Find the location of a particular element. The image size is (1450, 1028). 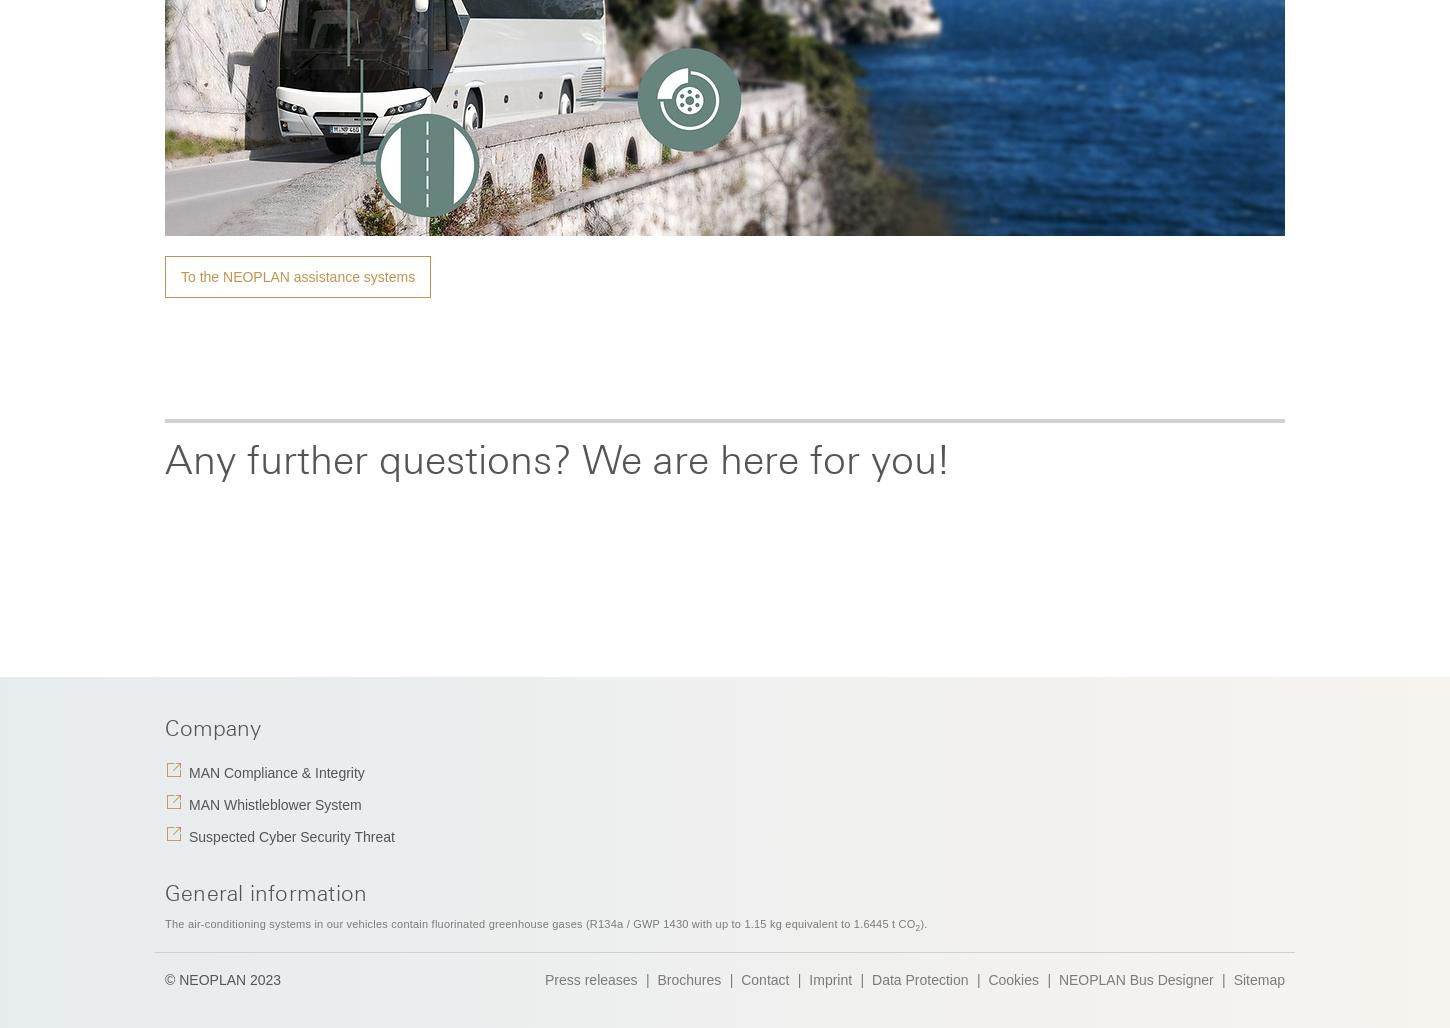

').' is located at coordinates (922, 923).